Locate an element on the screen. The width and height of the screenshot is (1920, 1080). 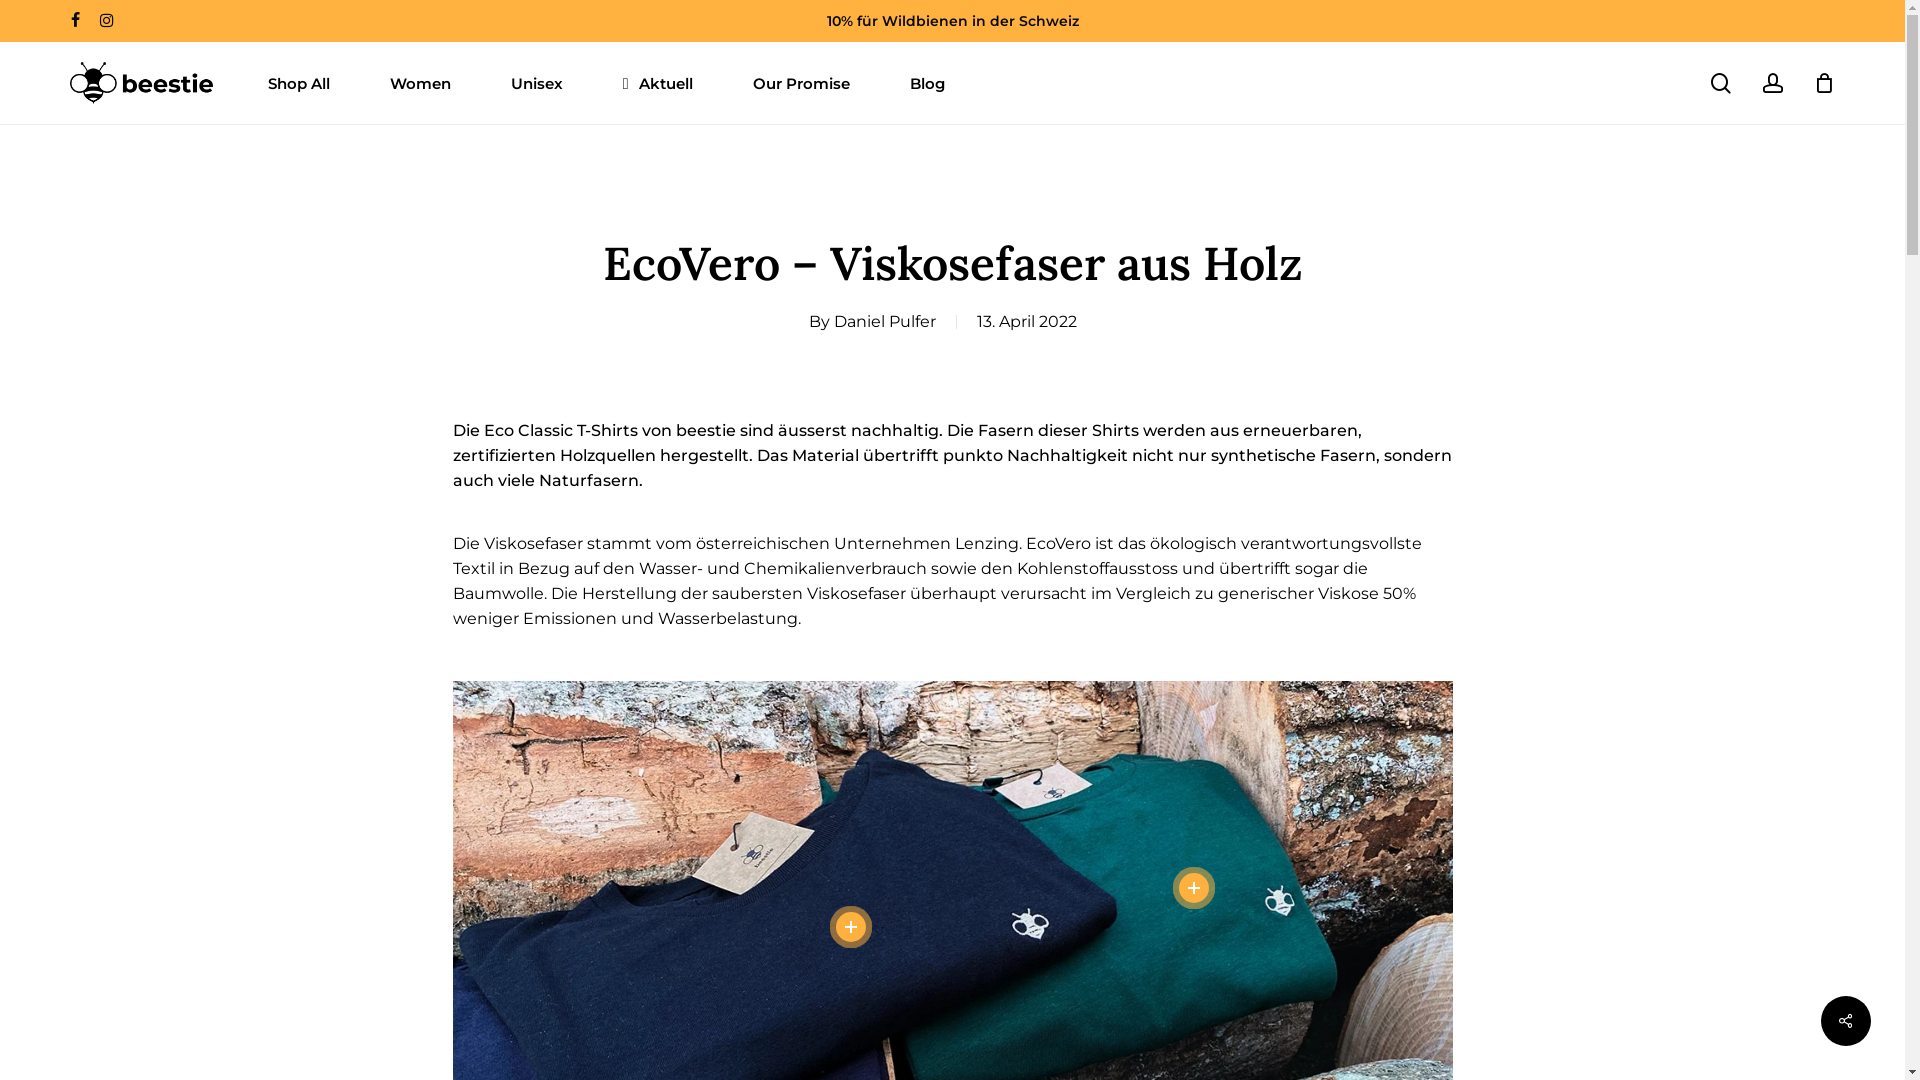
'Daniel Pulfer' is located at coordinates (883, 320).